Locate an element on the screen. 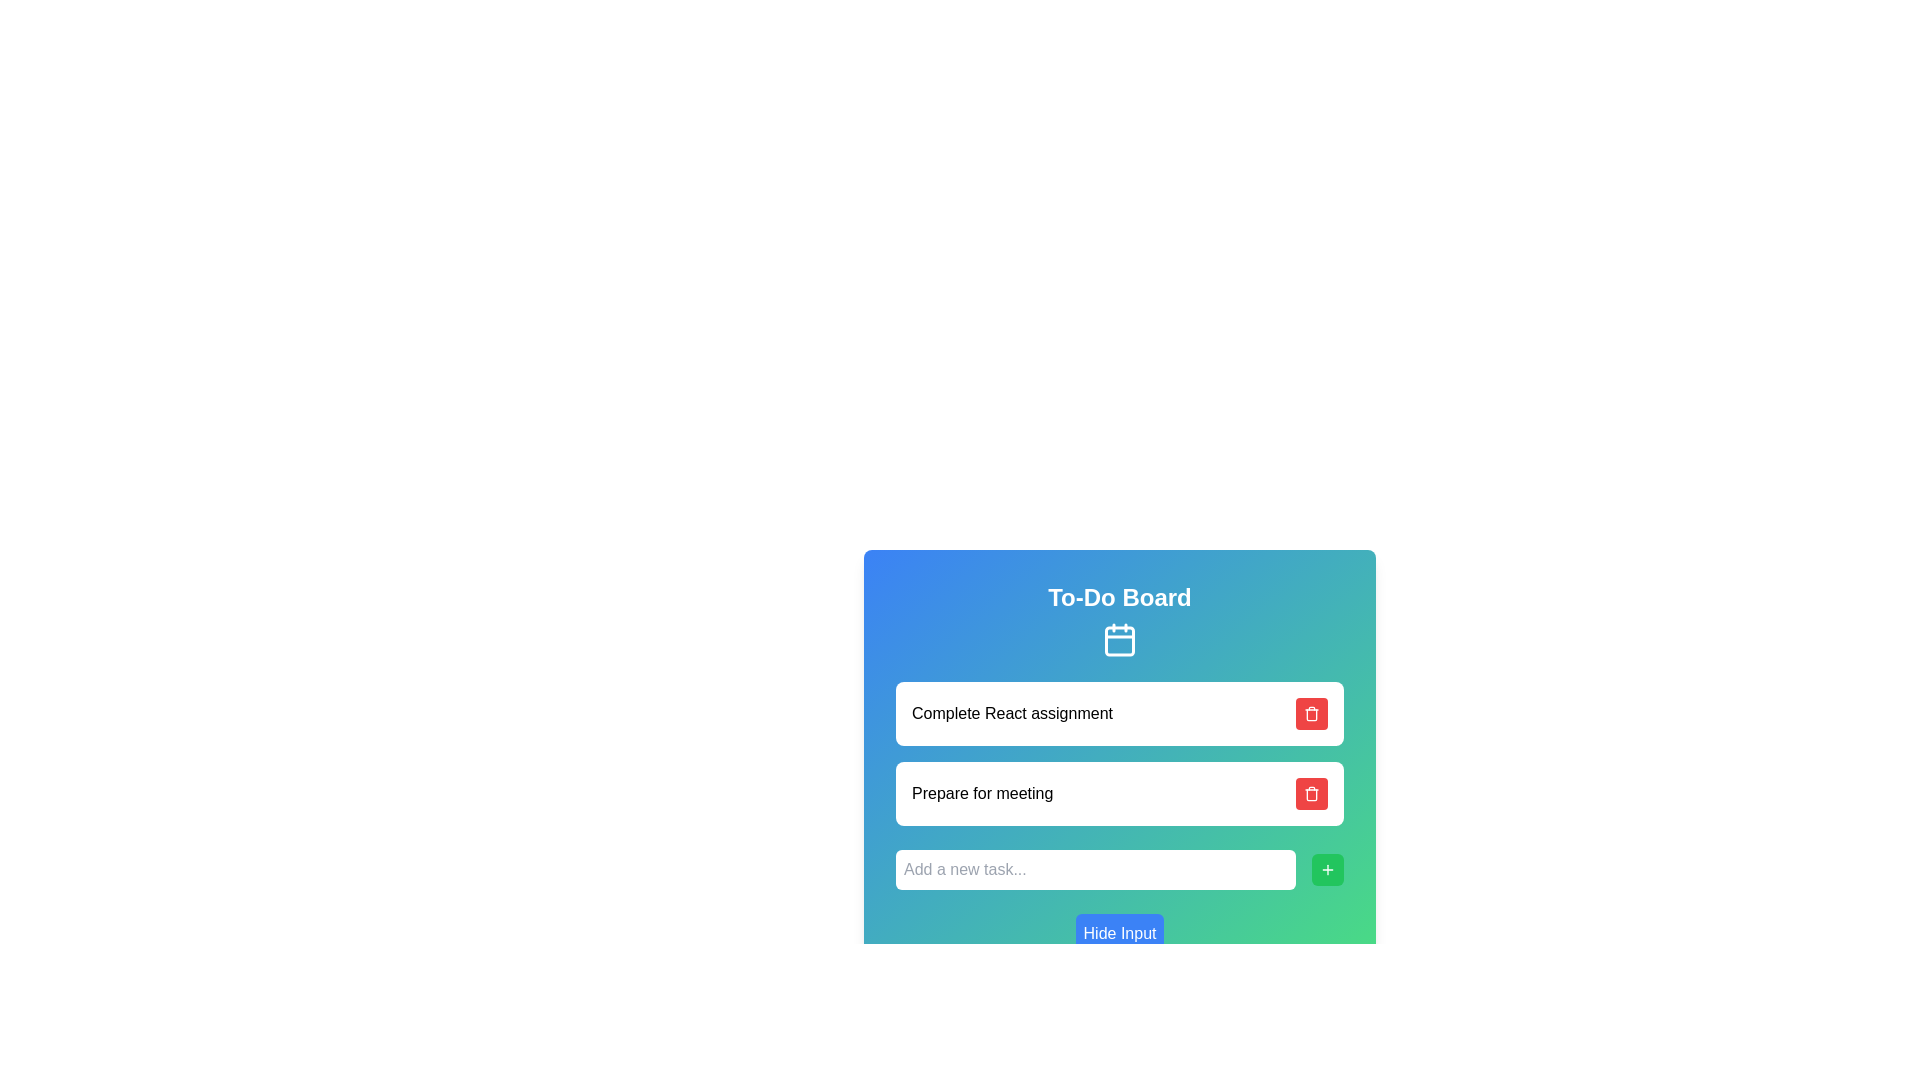  the action button located at the right end of the input field labeled 'Add a new task...' is located at coordinates (1328, 869).